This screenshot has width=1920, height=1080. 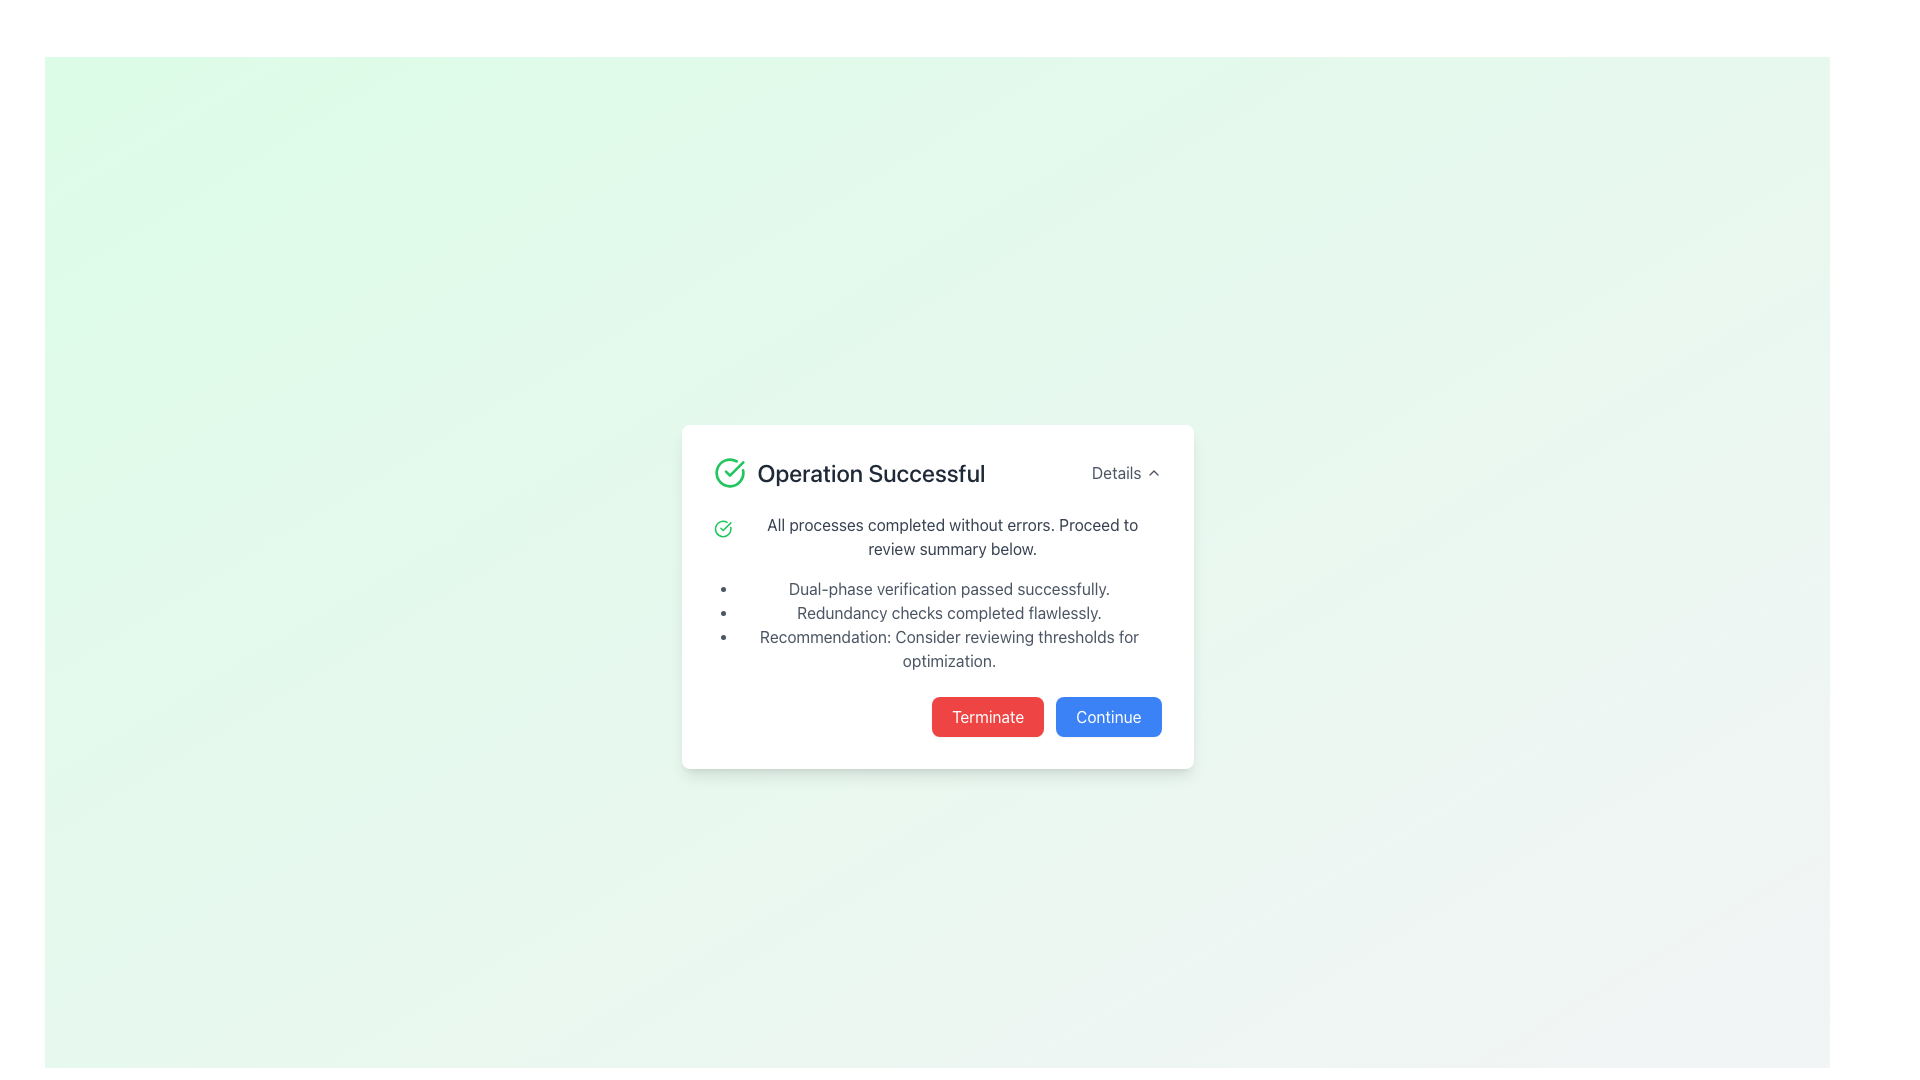 I want to click on text 'Redundancy checks completed flawlessly.' which is the second list item in a bullet-point list within a dialog box, so click(x=948, y=612).